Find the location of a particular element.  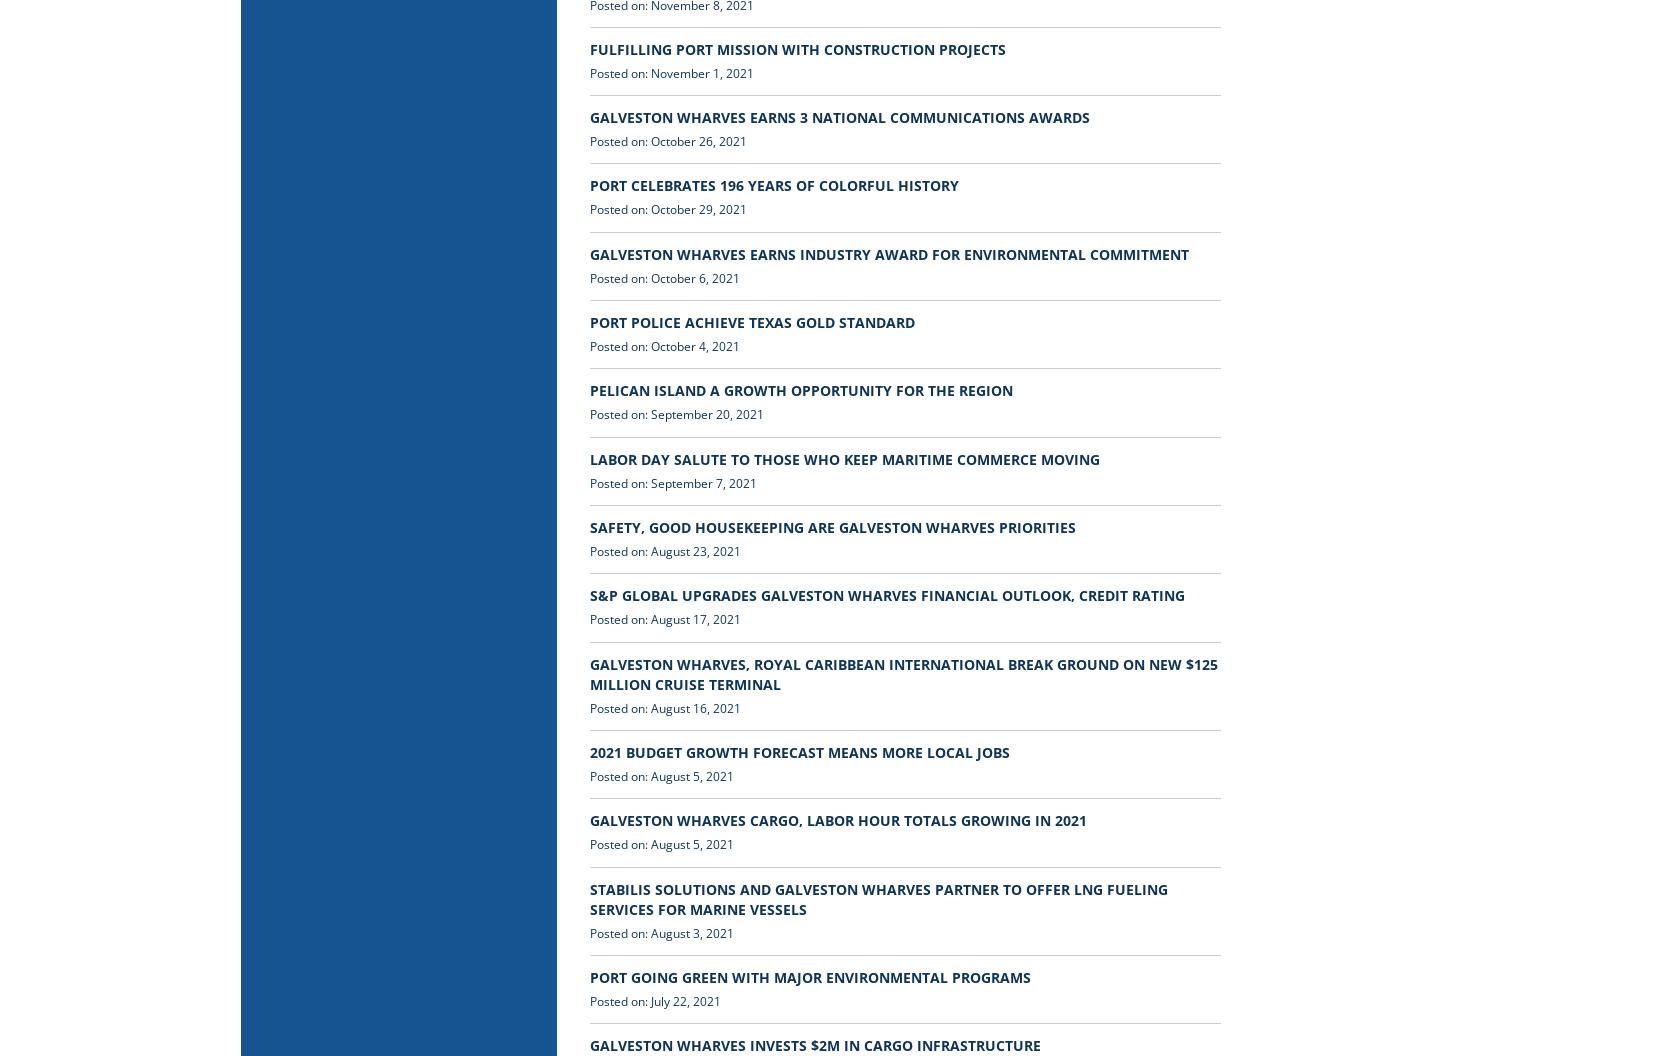

'Posted on: November 1, 2021' is located at coordinates (670, 71).